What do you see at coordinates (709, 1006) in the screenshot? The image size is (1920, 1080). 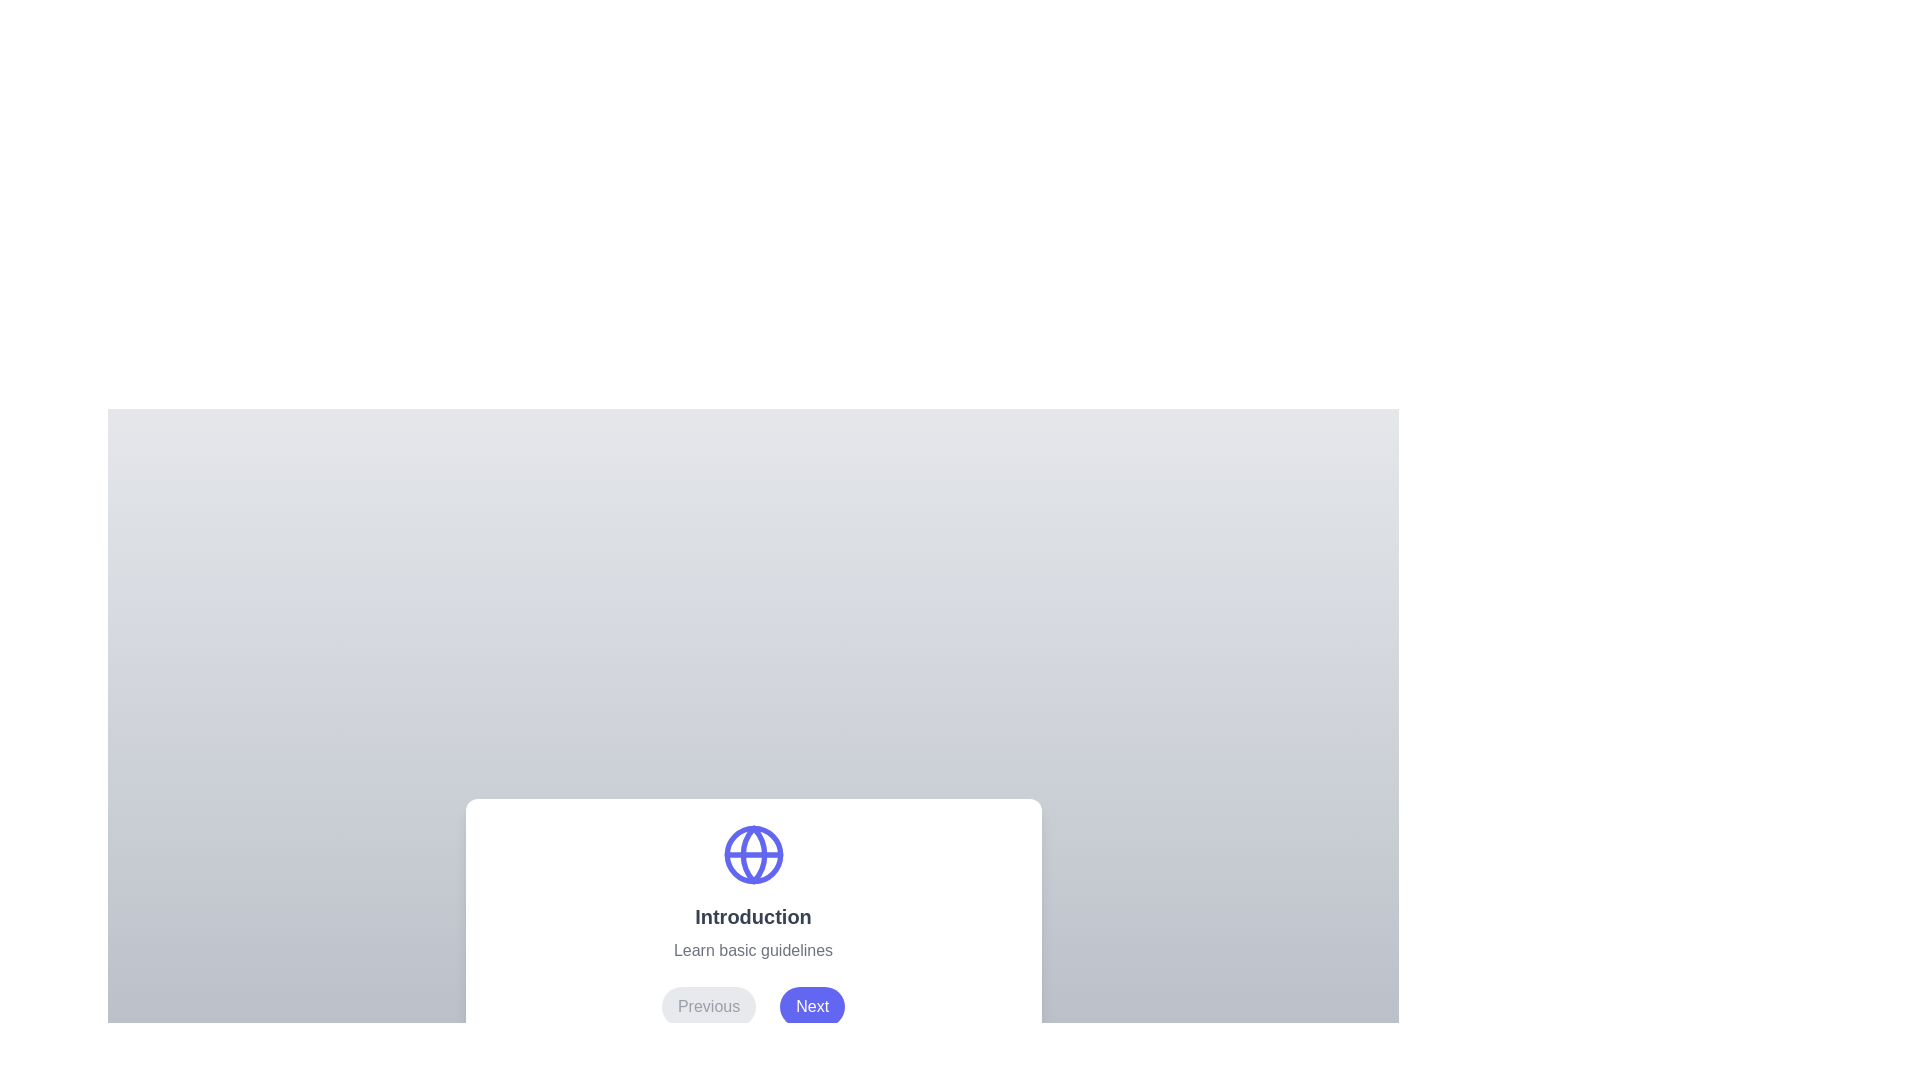 I see `the Previous button to navigate through the steps` at bounding box center [709, 1006].